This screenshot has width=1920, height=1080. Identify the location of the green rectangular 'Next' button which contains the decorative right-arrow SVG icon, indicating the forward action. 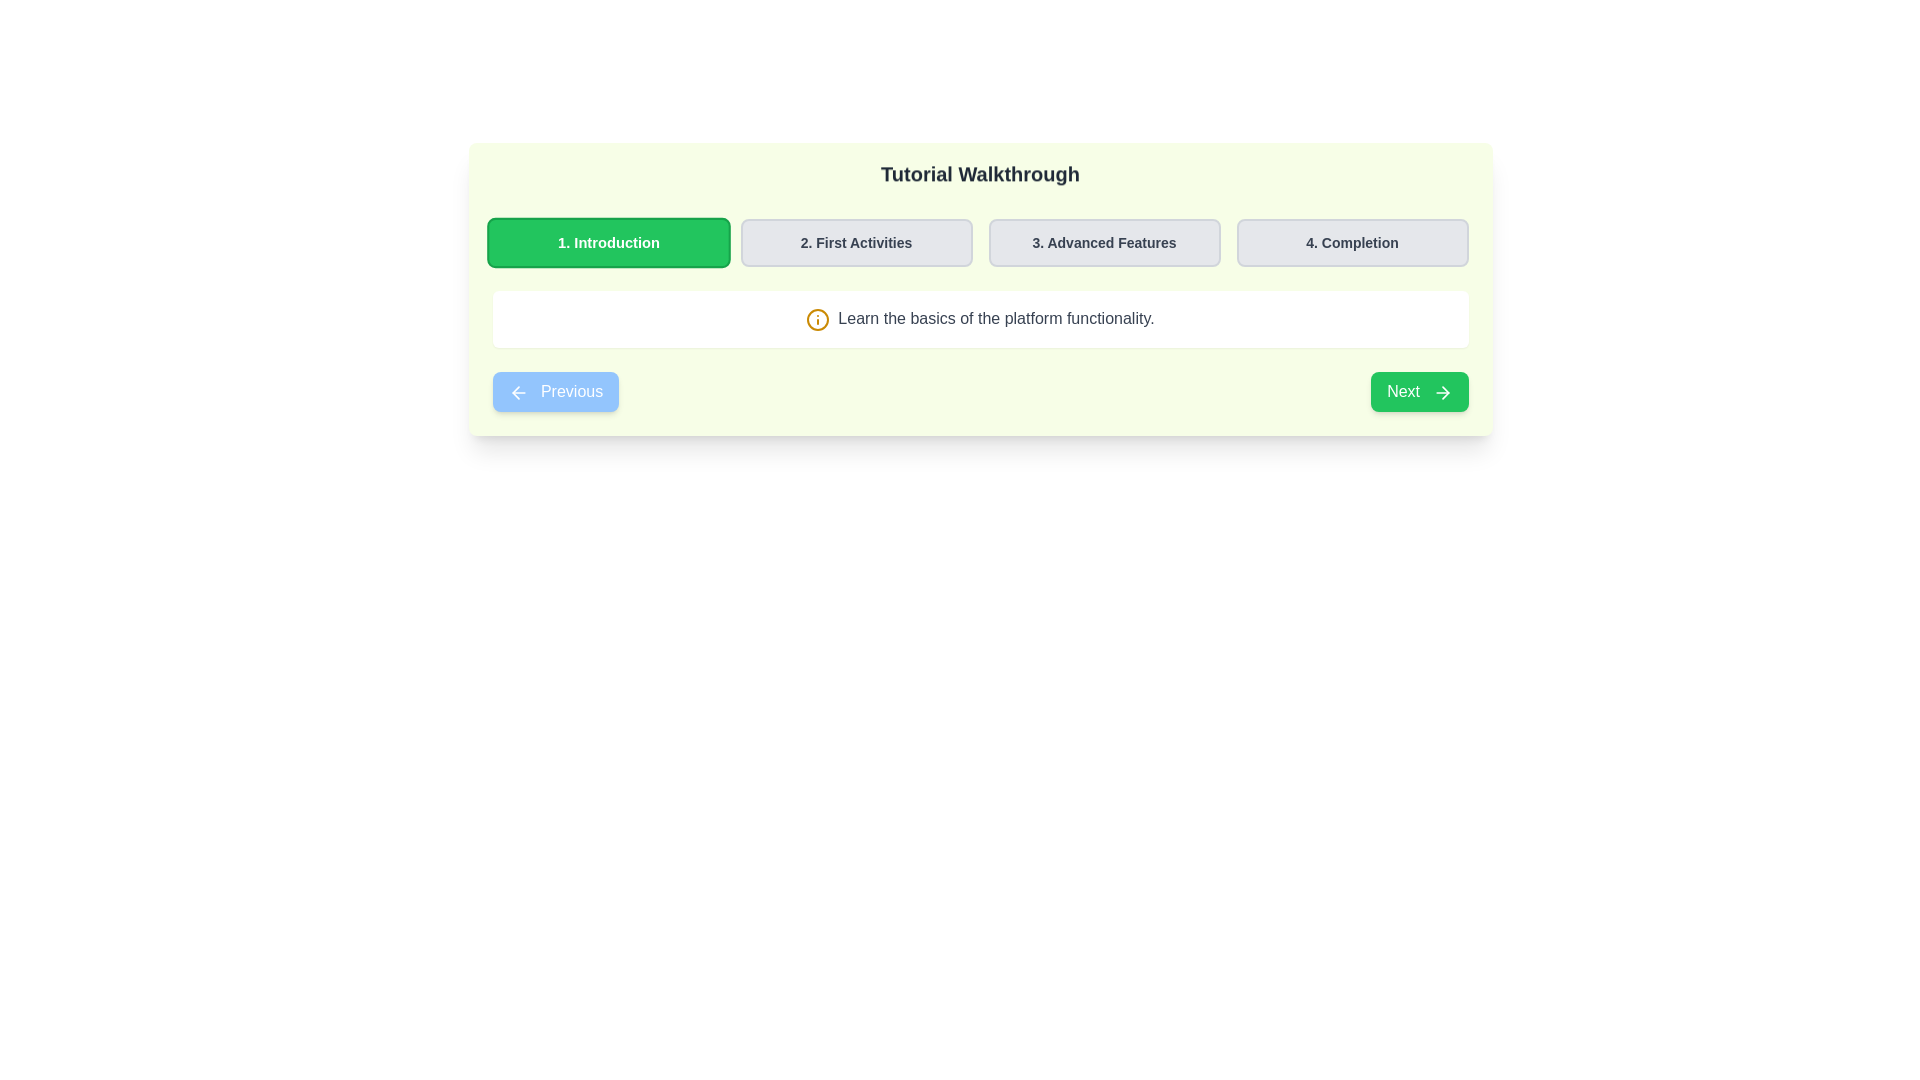
(1445, 392).